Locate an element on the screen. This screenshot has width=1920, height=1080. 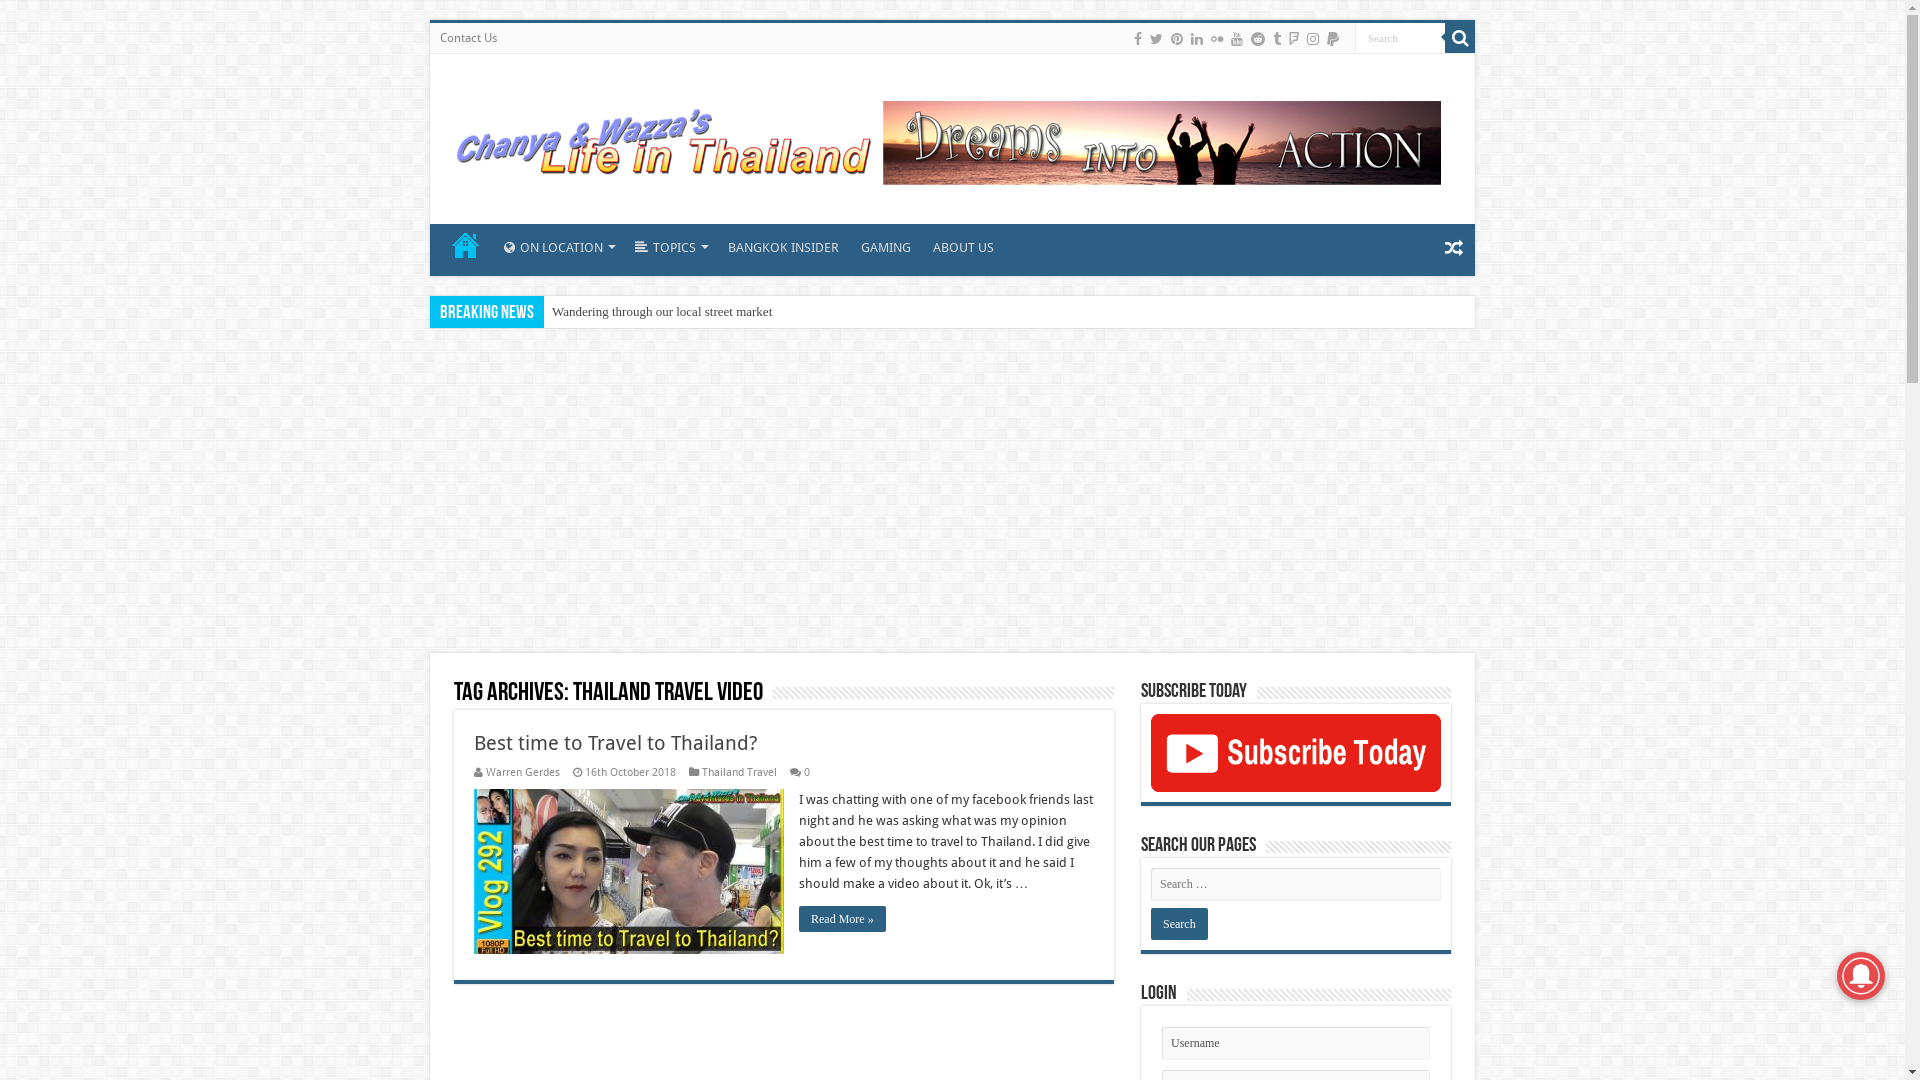
'OMG! No Vegemite!' is located at coordinates (605, 312).